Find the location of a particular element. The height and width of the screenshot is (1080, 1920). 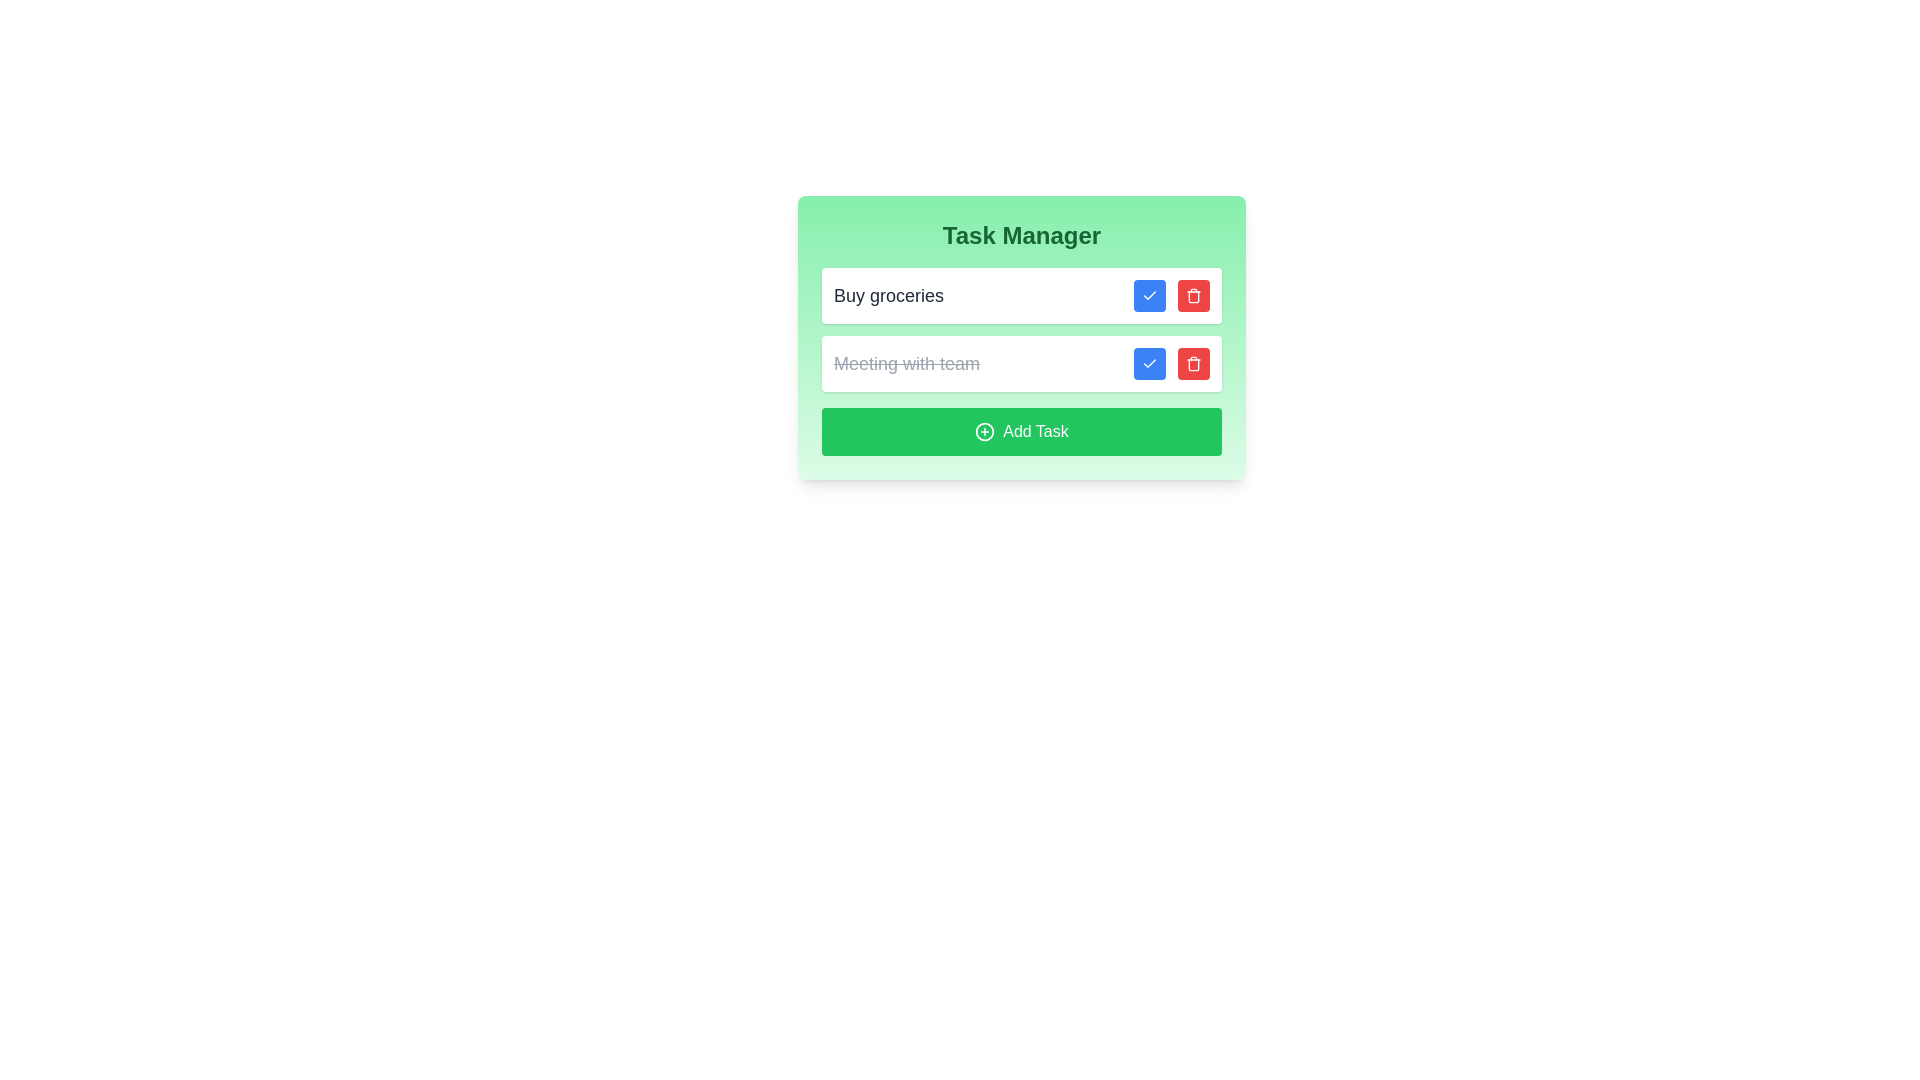

the small, square red button with a white trash can icon, located to the right of the blue checkmark button under the 'Task Manager' header is located at coordinates (1194, 363).